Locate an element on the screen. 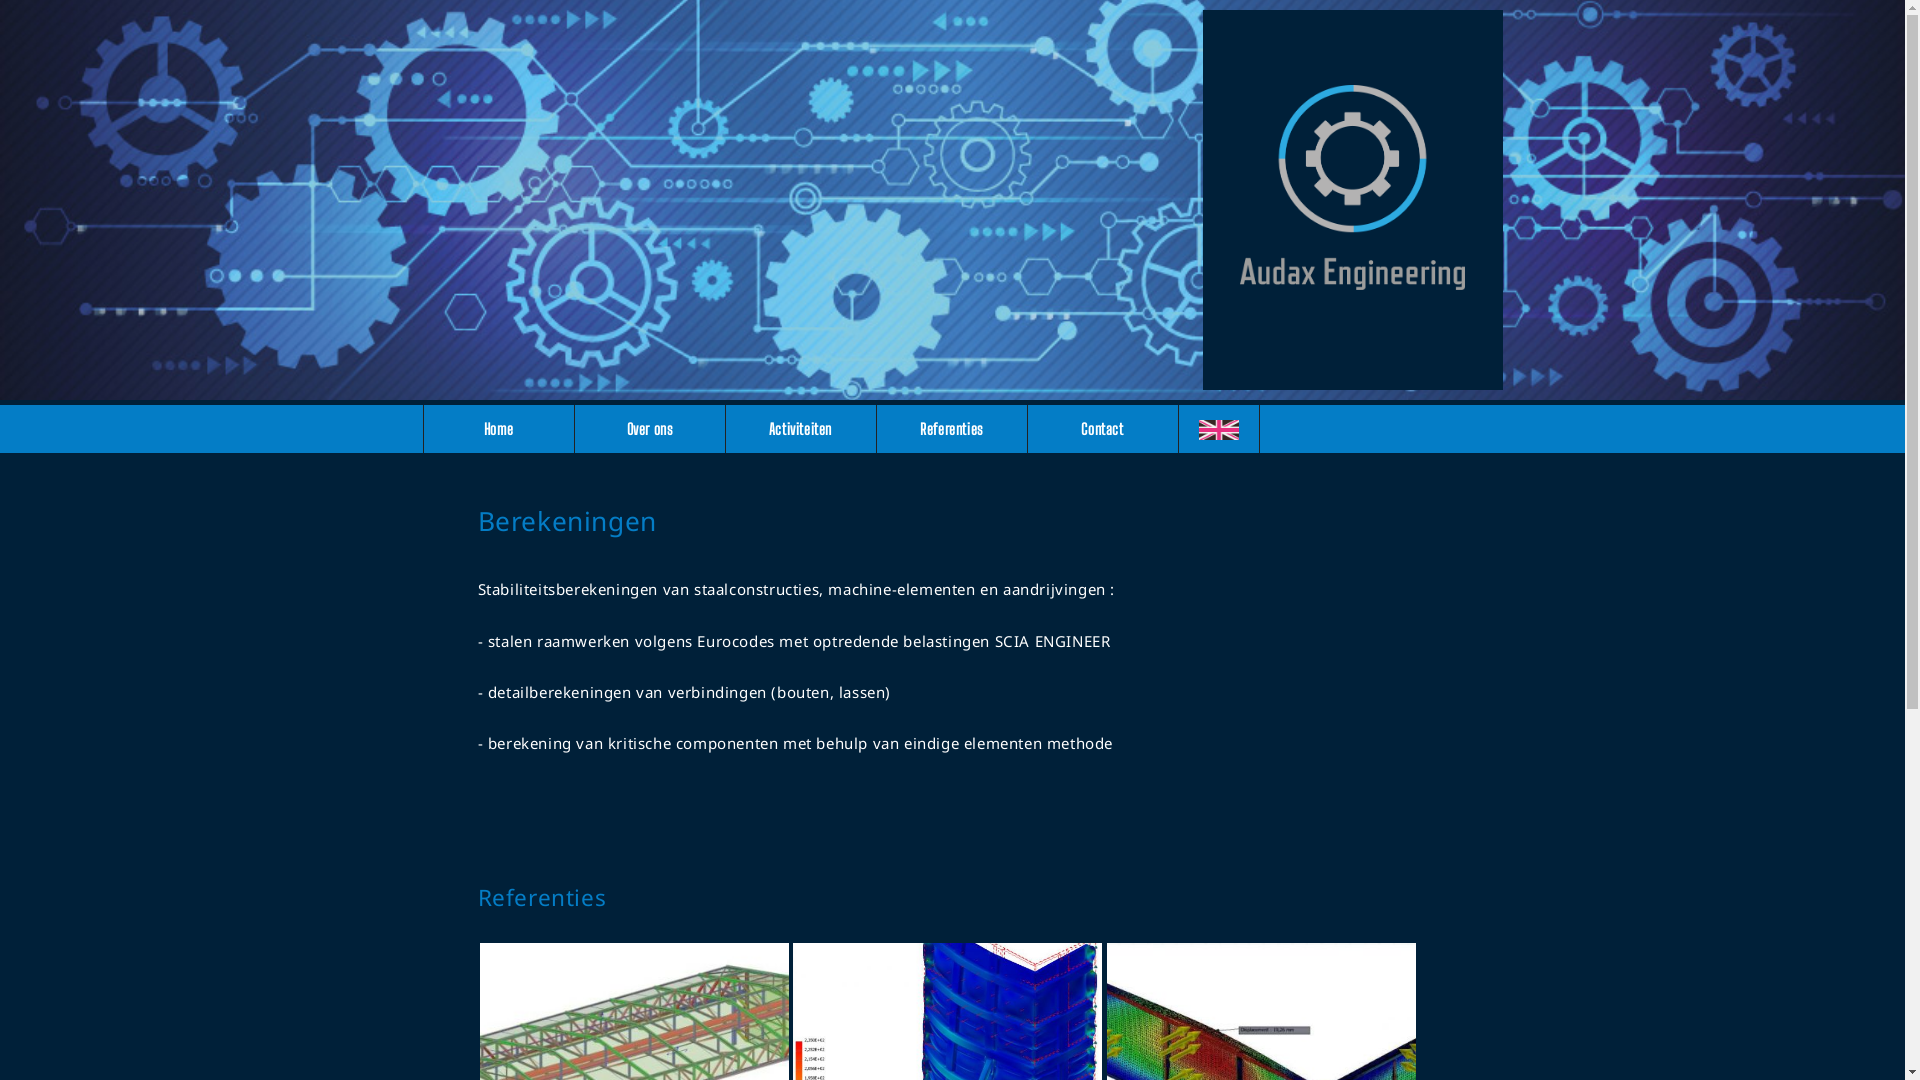  'Contact' is located at coordinates (1102, 427).